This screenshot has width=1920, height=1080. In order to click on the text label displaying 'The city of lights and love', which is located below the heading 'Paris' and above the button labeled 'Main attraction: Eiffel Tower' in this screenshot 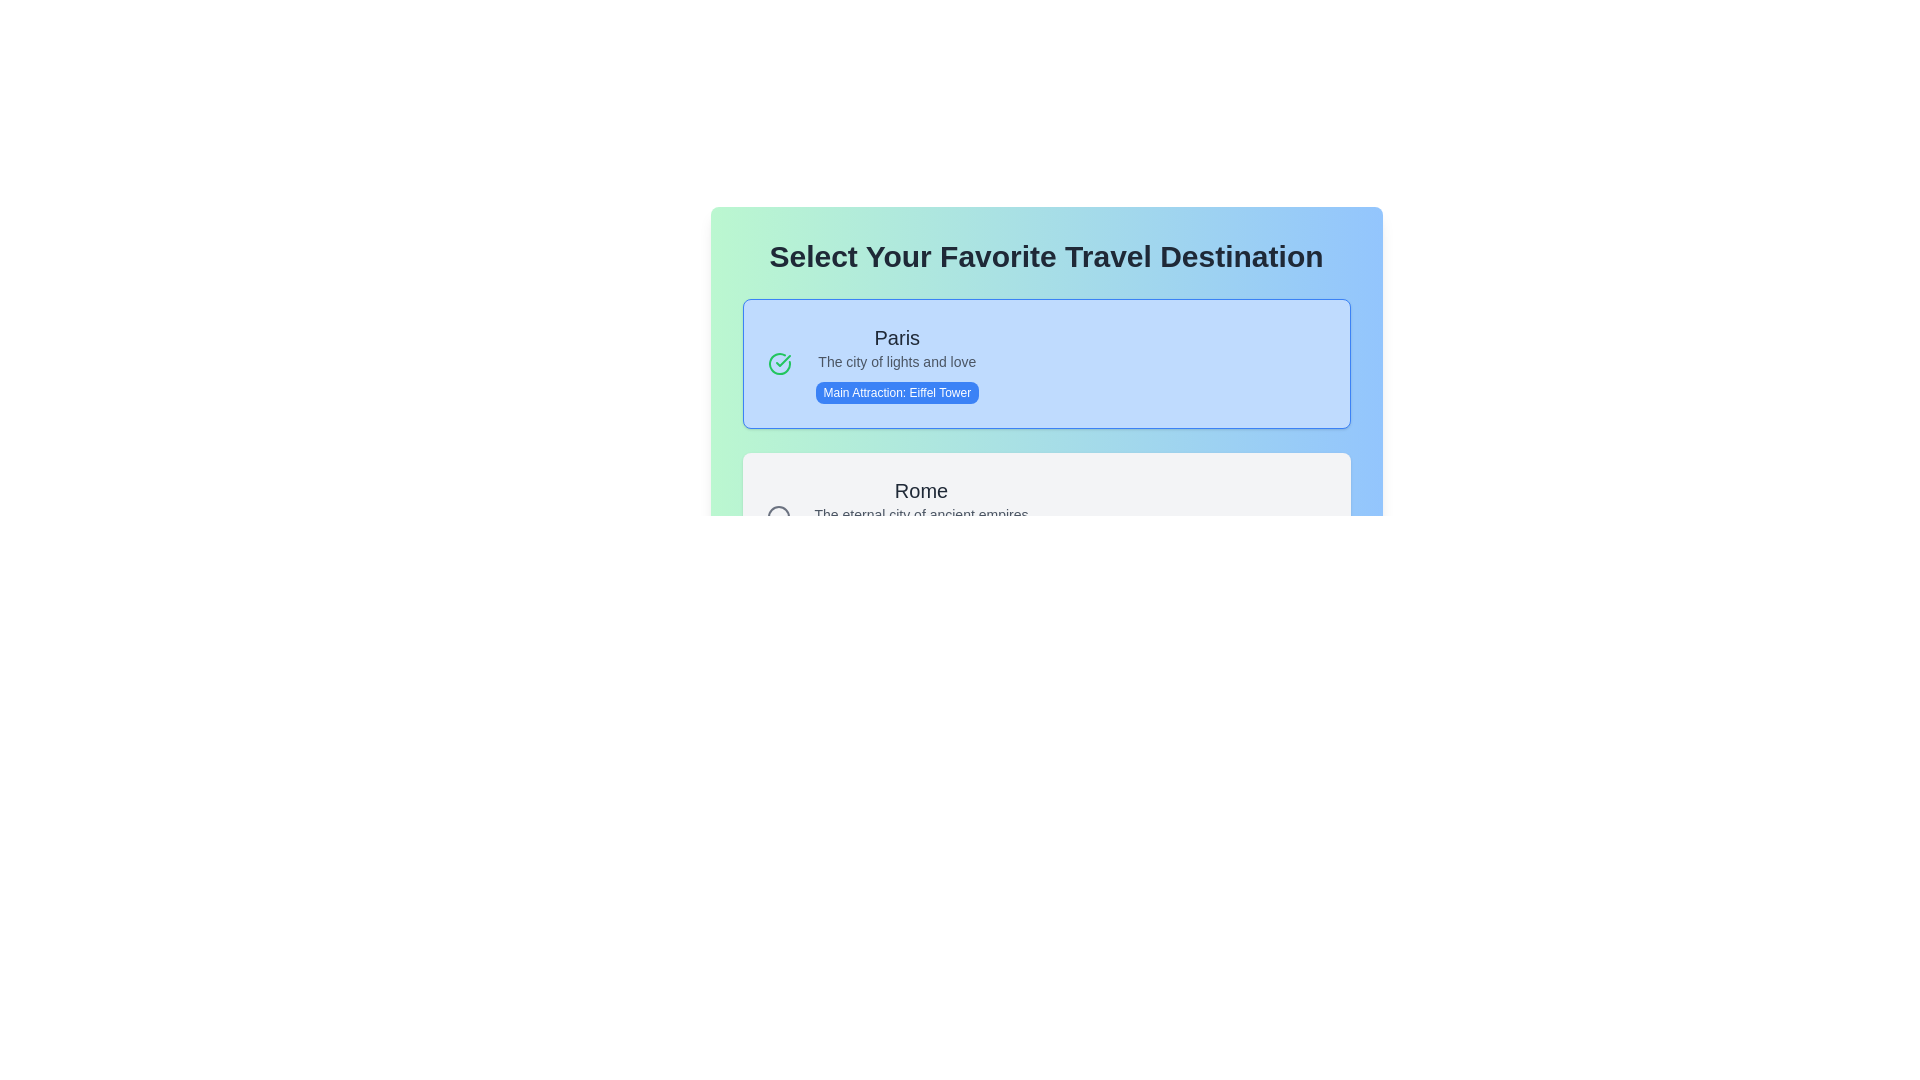, I will do `click(896, 362)`.